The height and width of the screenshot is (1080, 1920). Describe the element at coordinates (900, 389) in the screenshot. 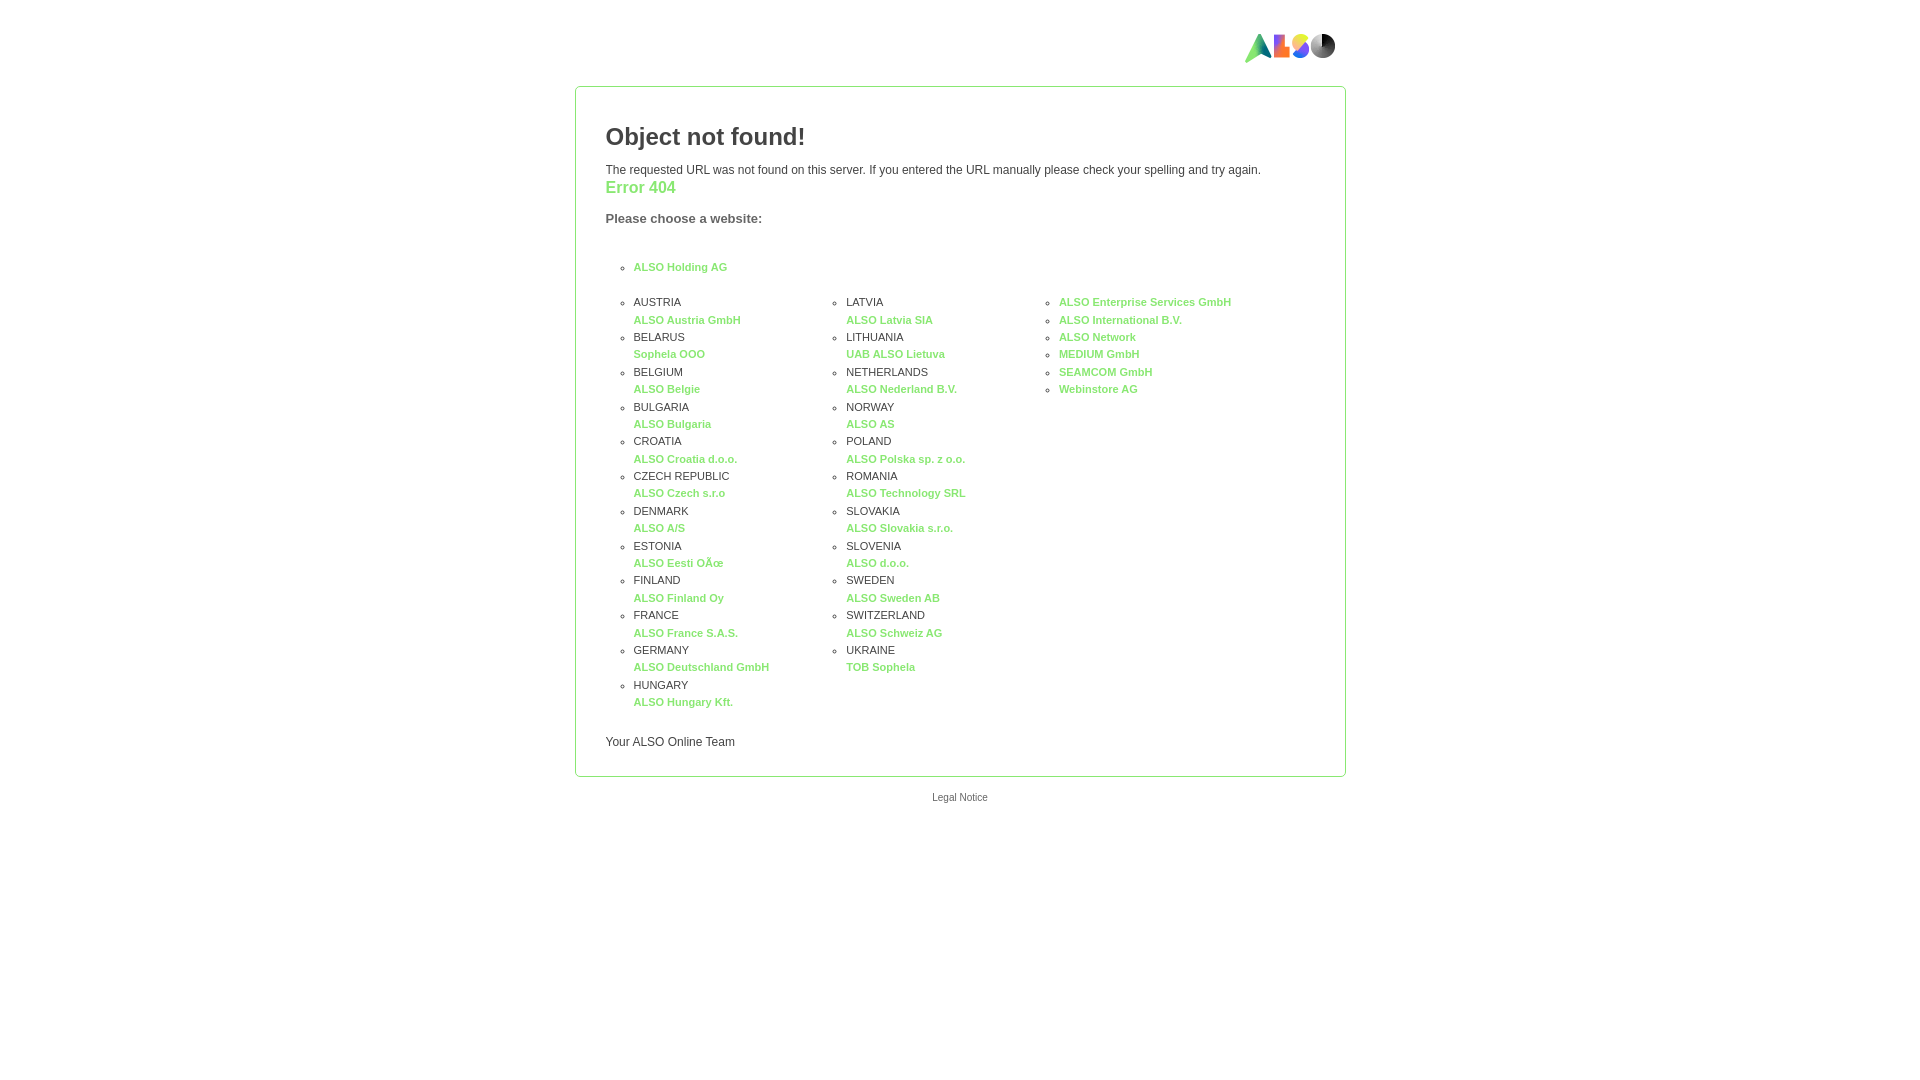

I see `'ALSO Nederland B.V.'` at that location.